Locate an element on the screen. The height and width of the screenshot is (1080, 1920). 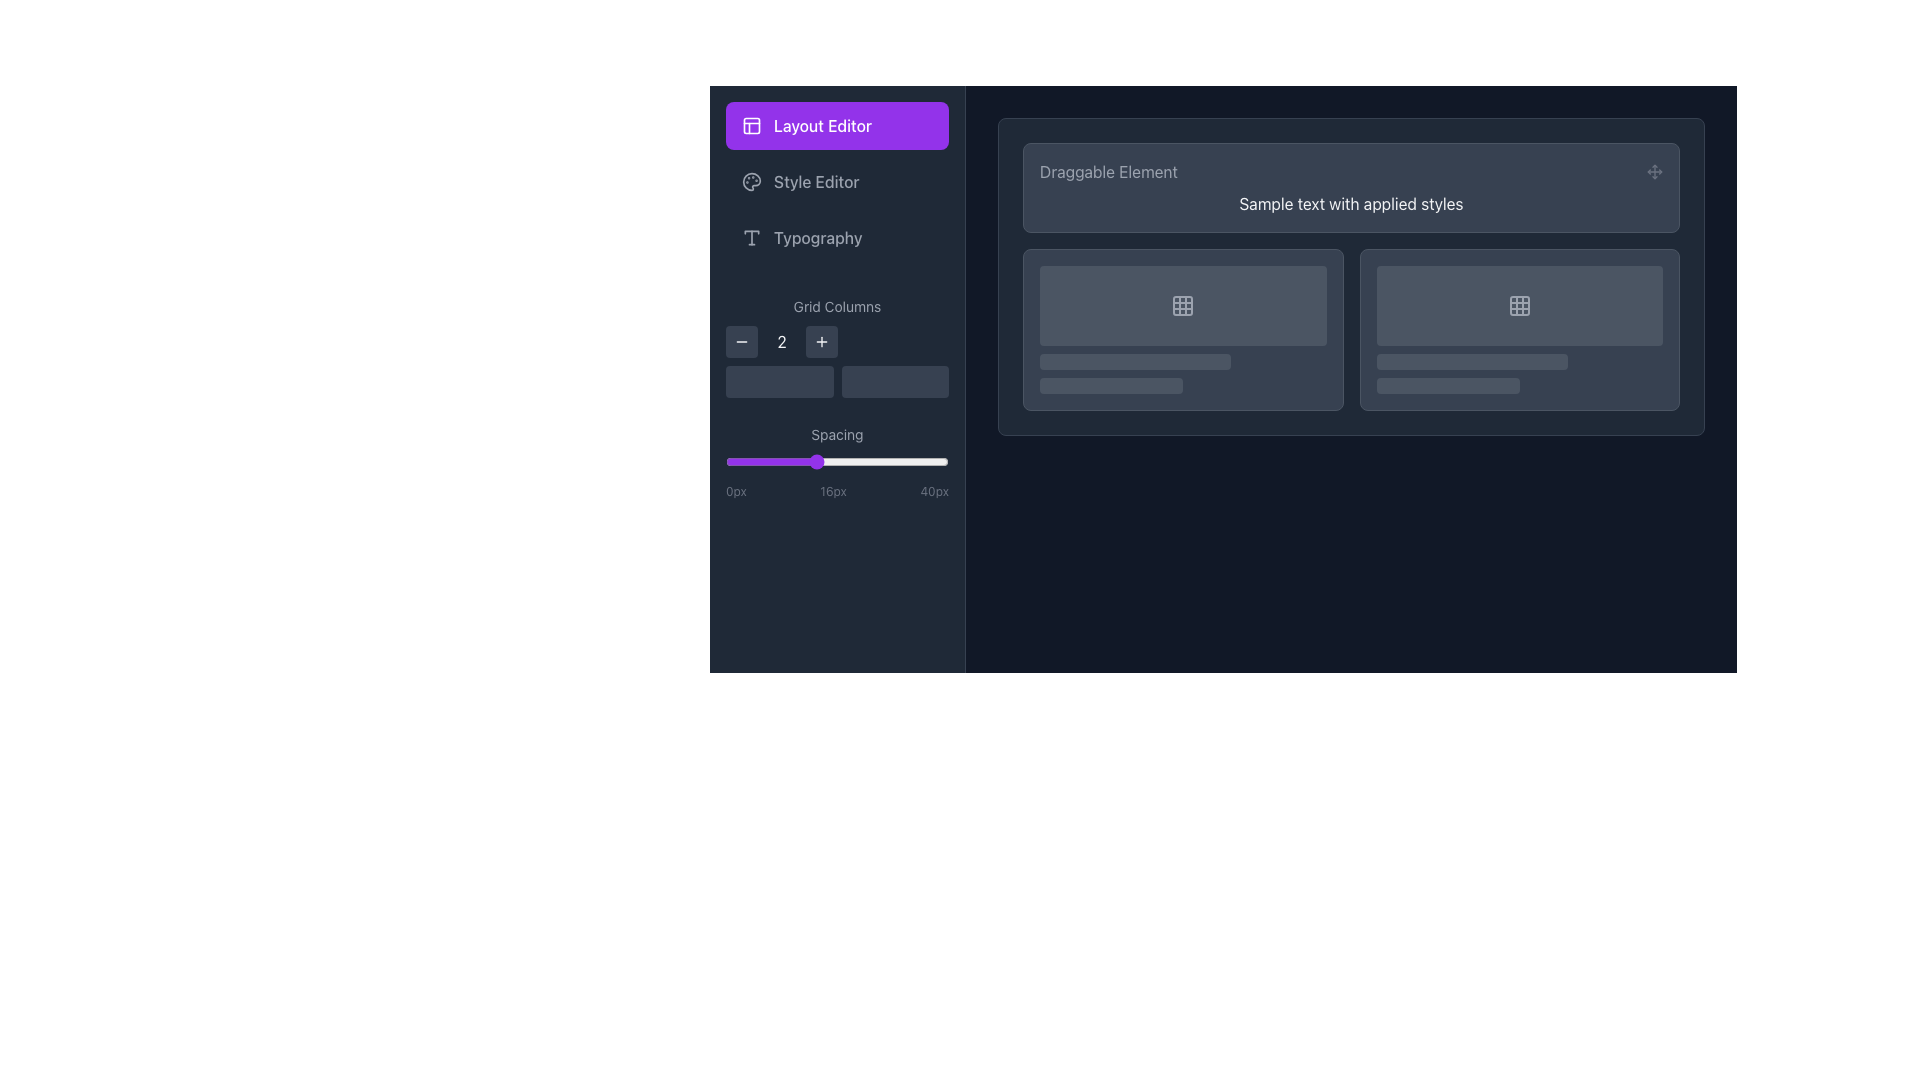
the rectangular button with a purple background and white text reading 'Layout Editor' is located at coordinates (837, 126).